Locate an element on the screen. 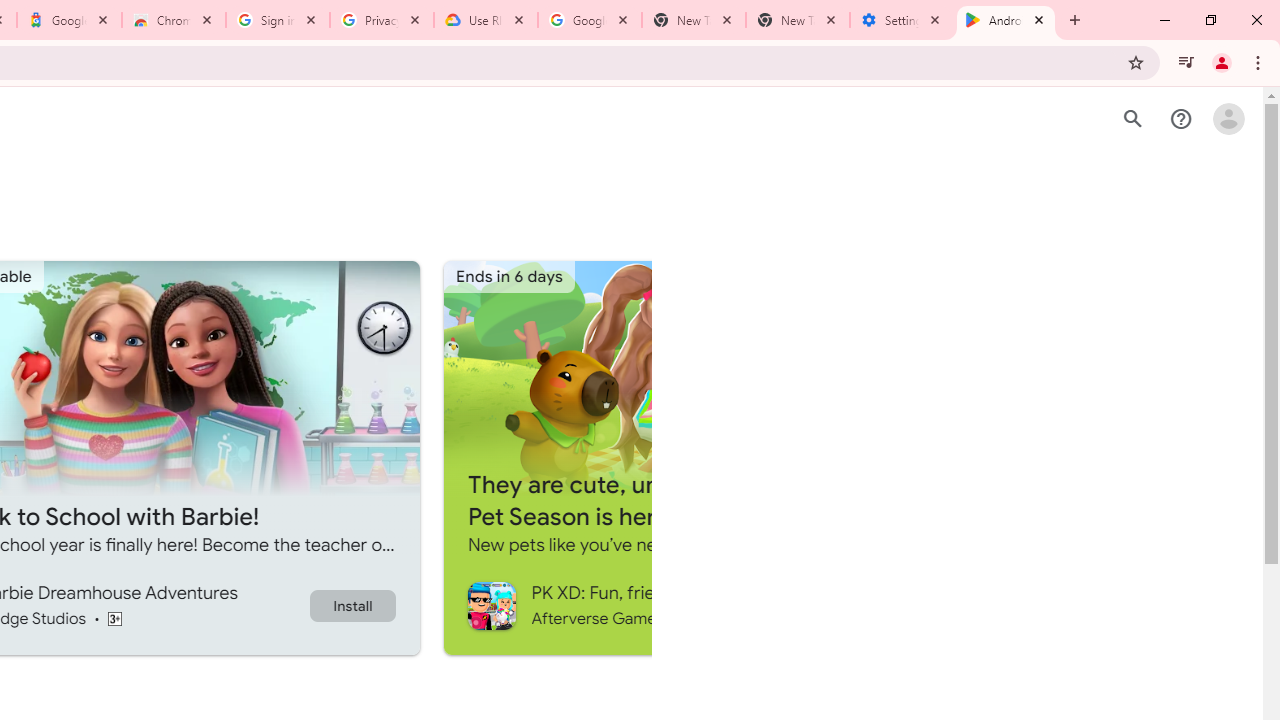 This screenshot has height=720, width=1280. 'Help Center' is located at coordinates (1180, 119).